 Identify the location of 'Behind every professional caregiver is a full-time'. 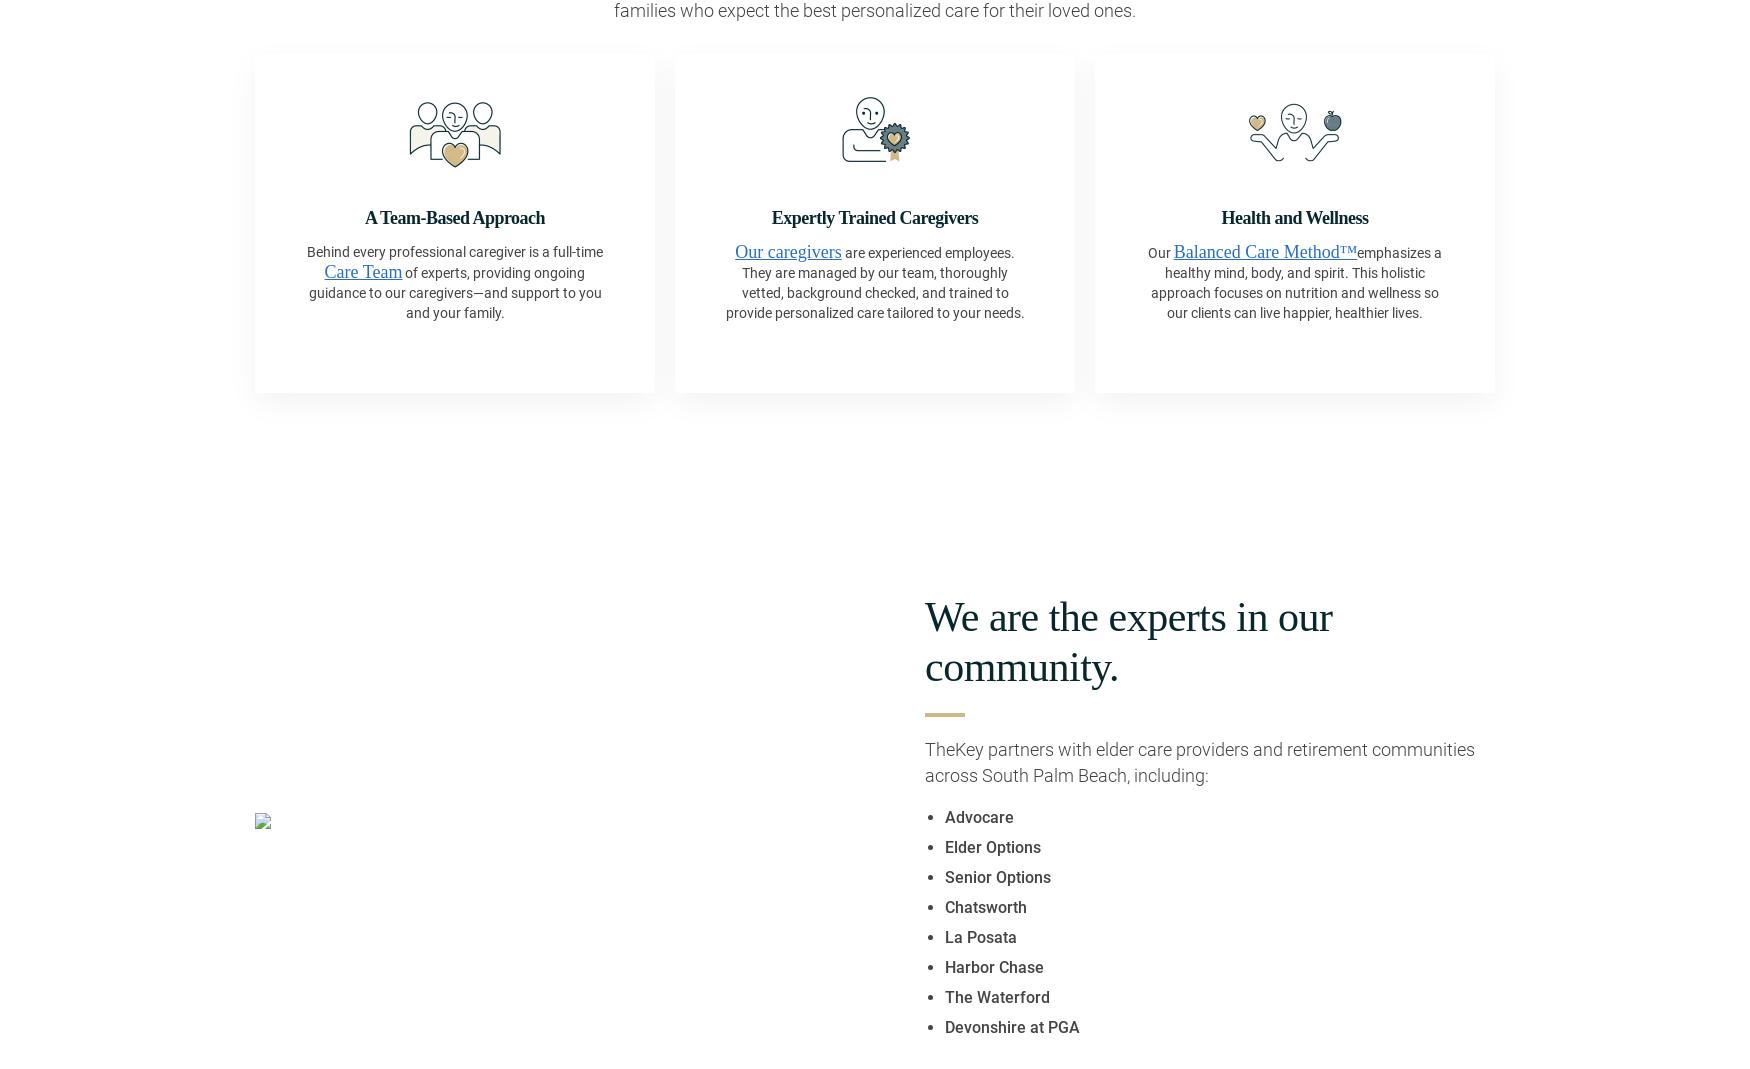
(455, 250).